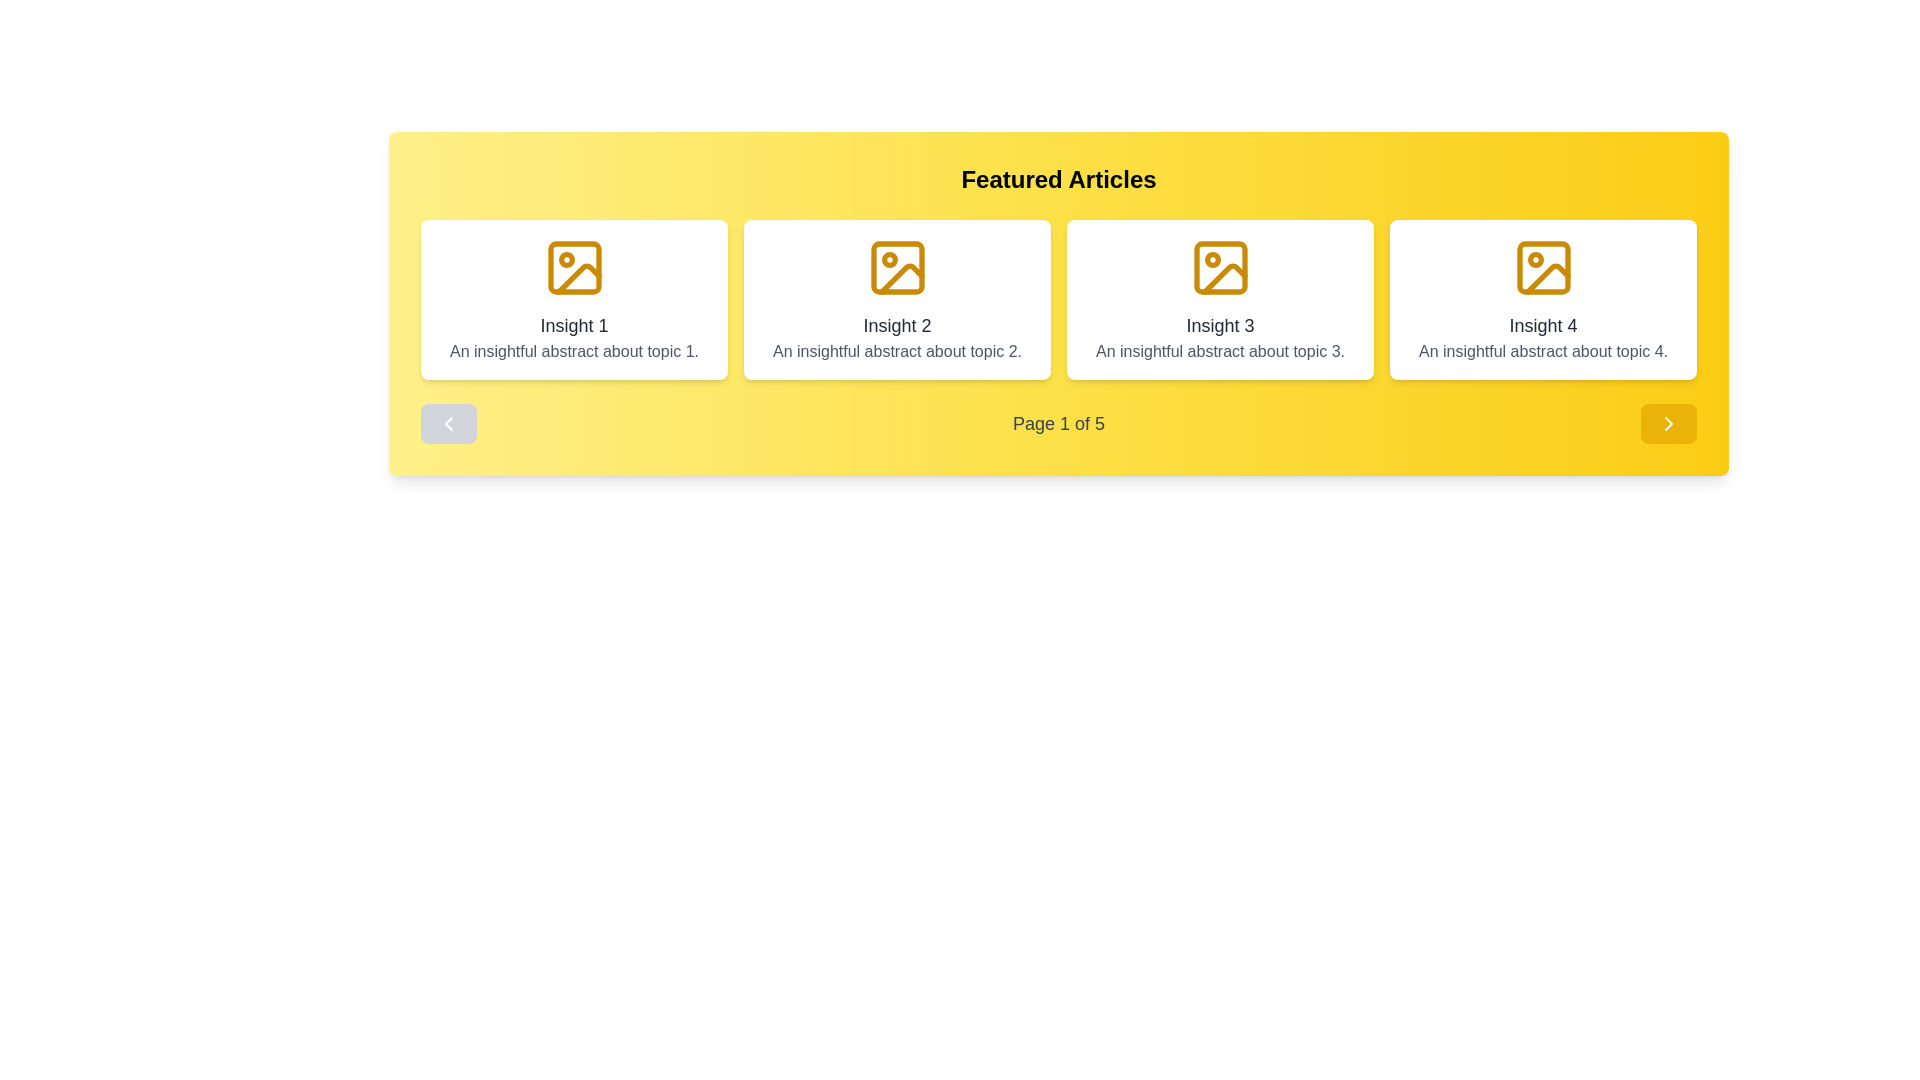 The image size is (1920, 1080). Describe the element at coordinates (573, 266) in the screenshot. I see `the small rectangle with rounded corners located in the top-center of the first article card's icon in the carousel, which is styled in yellow-orange` at that location.